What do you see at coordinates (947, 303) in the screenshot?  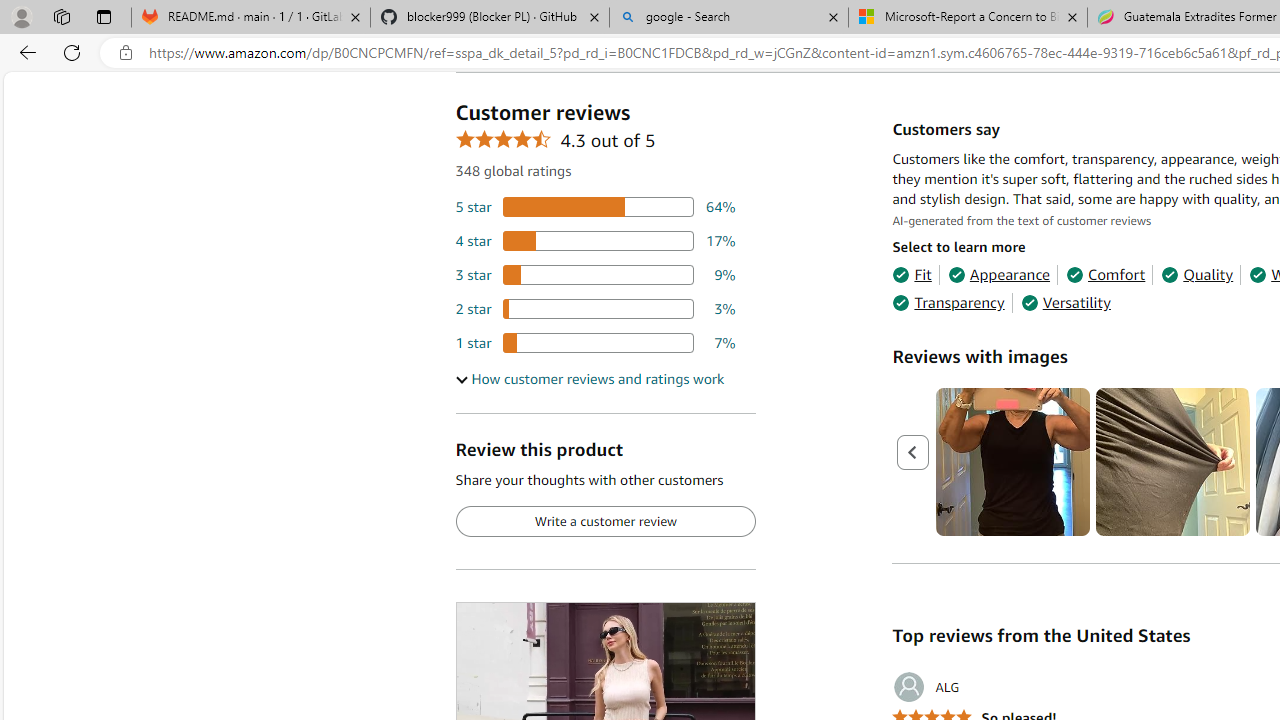 I see `'Transparency'` at bounding box center [947, 303].